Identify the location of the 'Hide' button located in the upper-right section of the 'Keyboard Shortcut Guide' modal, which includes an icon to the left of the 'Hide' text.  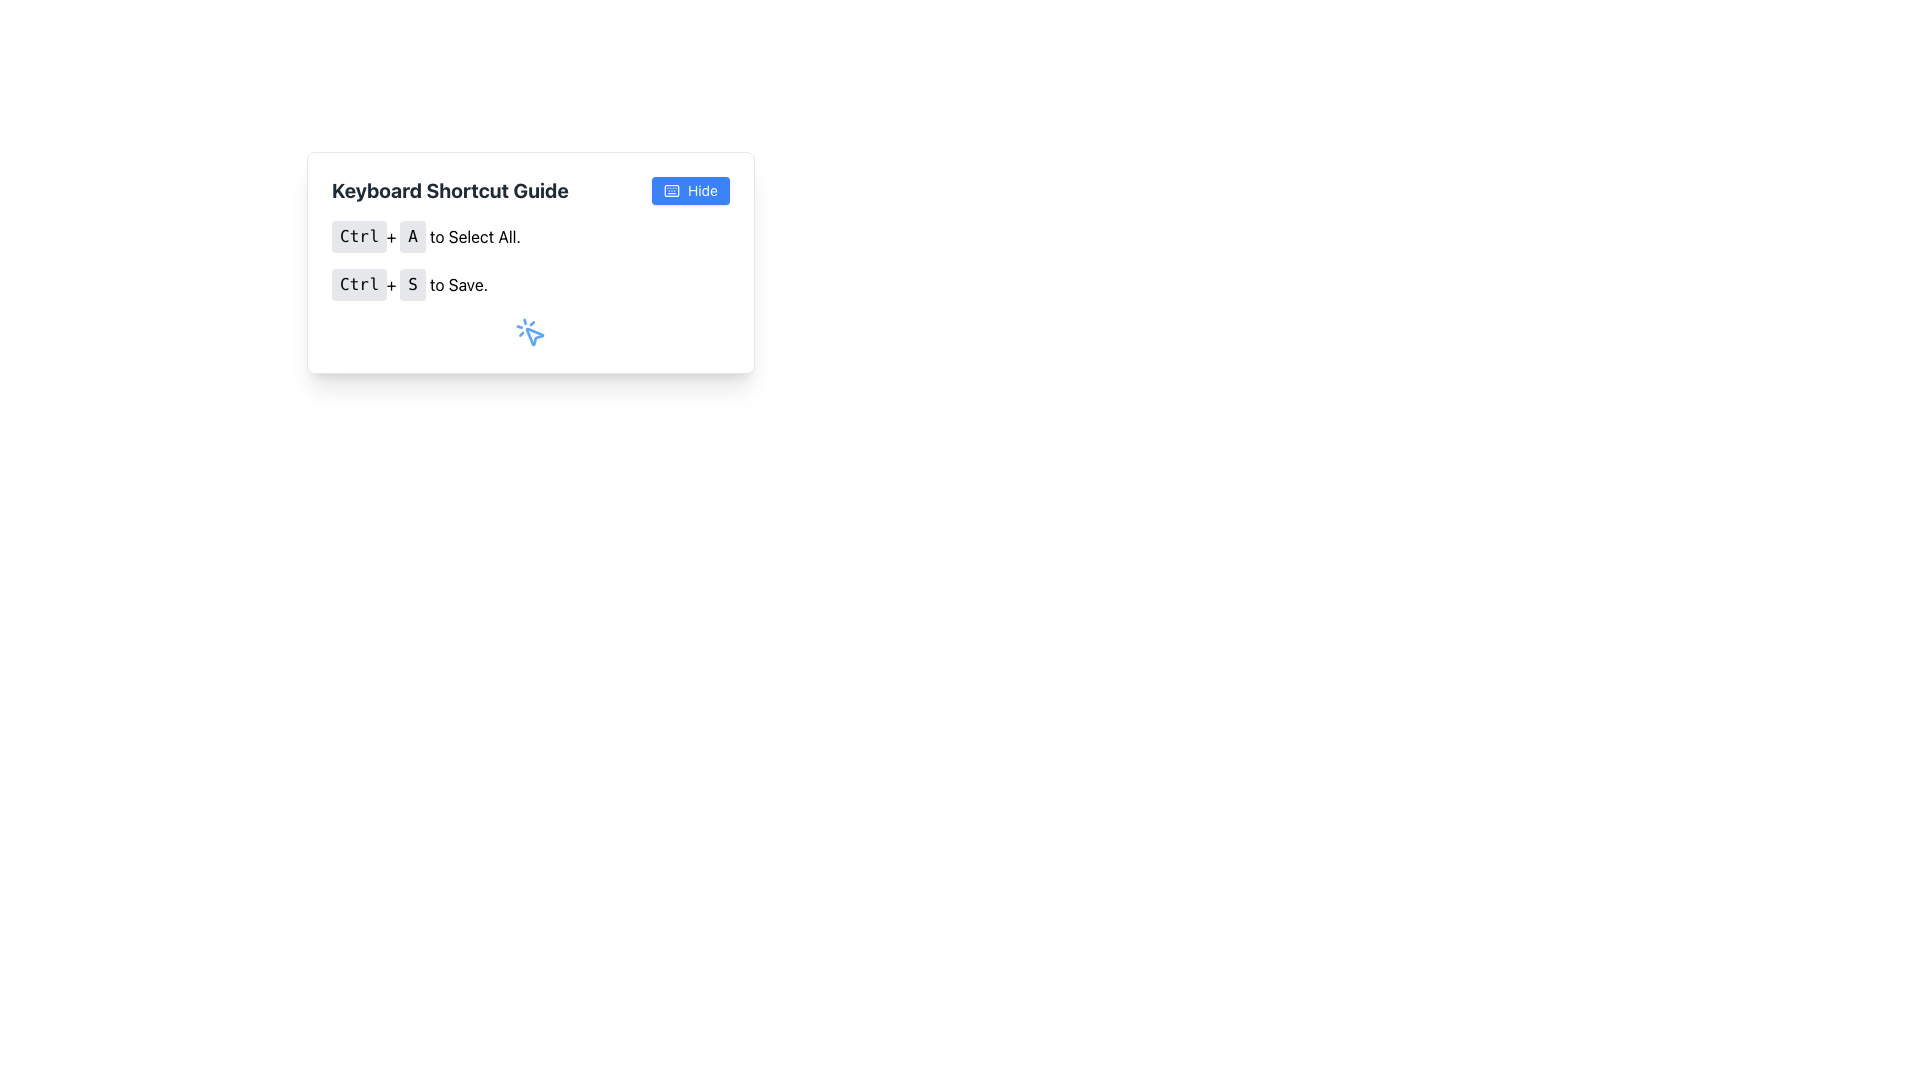
(672, 191).